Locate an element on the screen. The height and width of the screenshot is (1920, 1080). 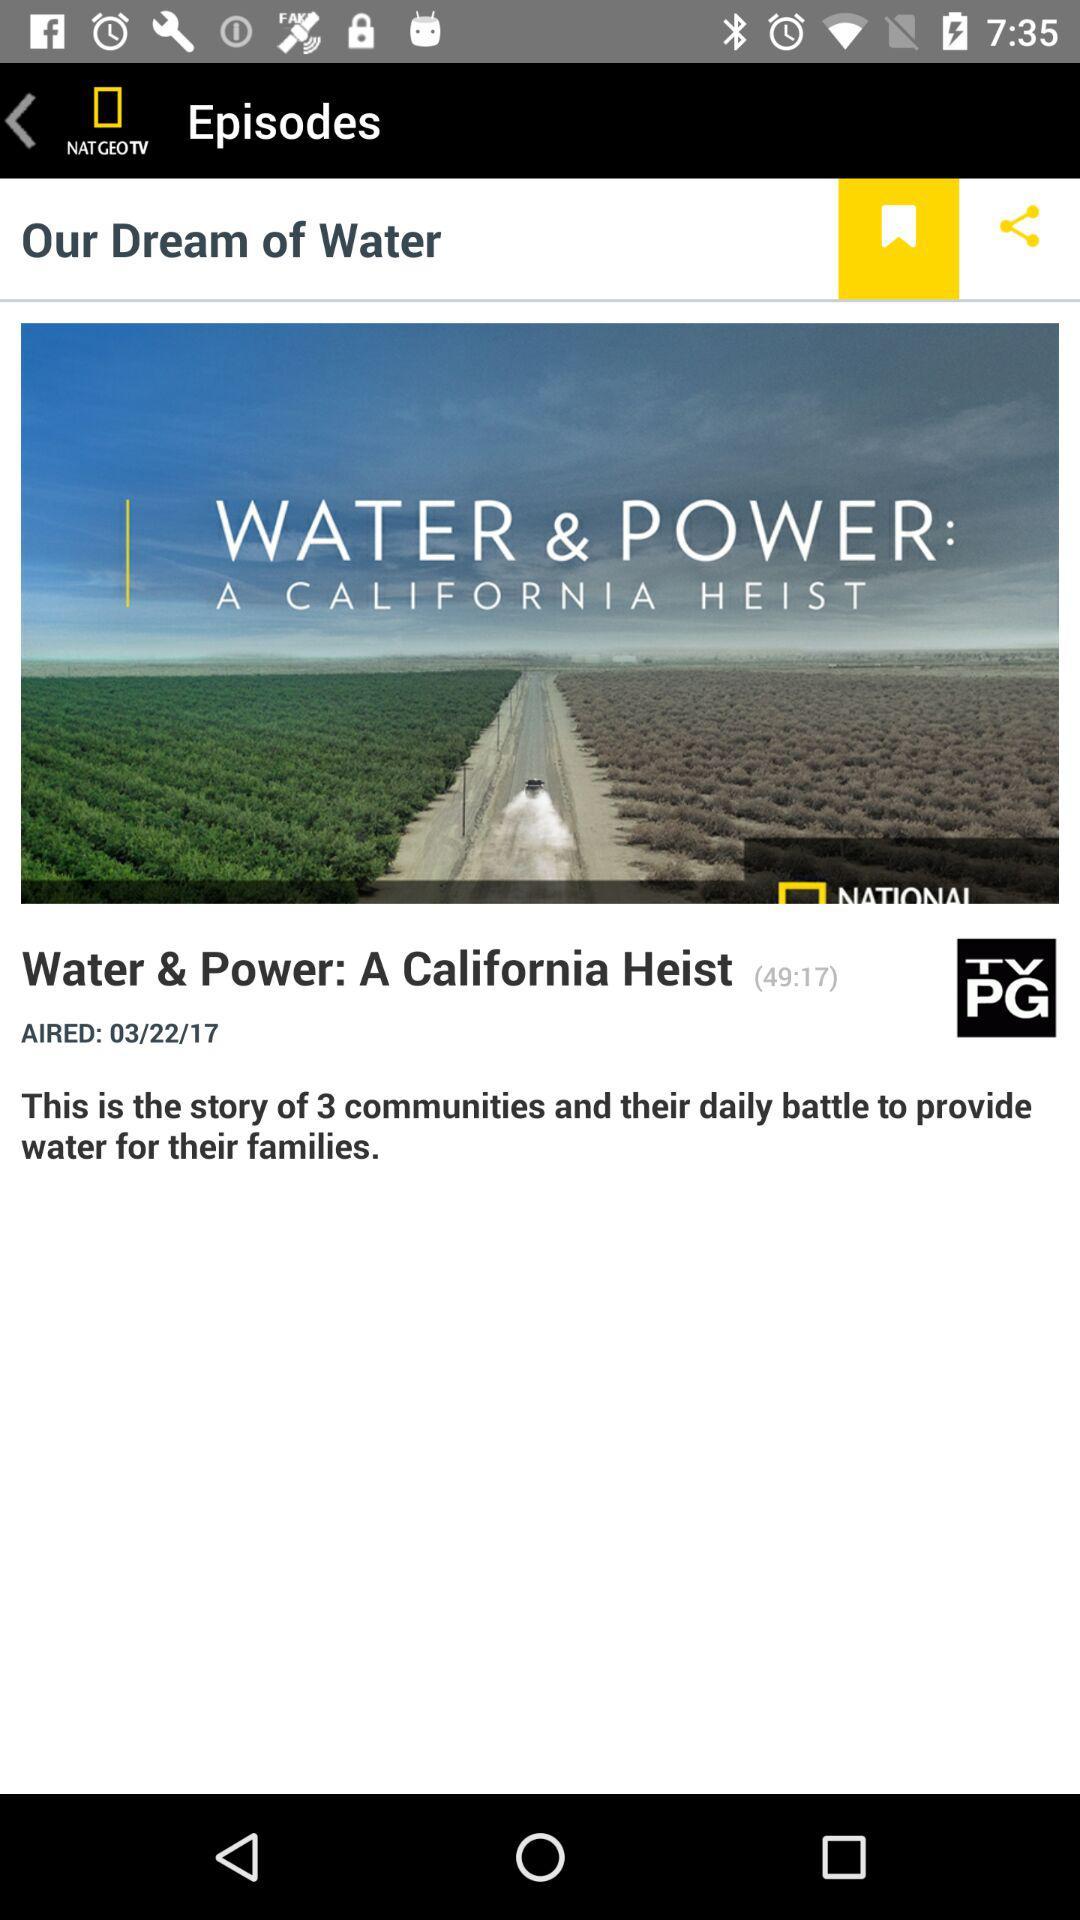
connect to bluetooth is located at coordinates (1019, 238).